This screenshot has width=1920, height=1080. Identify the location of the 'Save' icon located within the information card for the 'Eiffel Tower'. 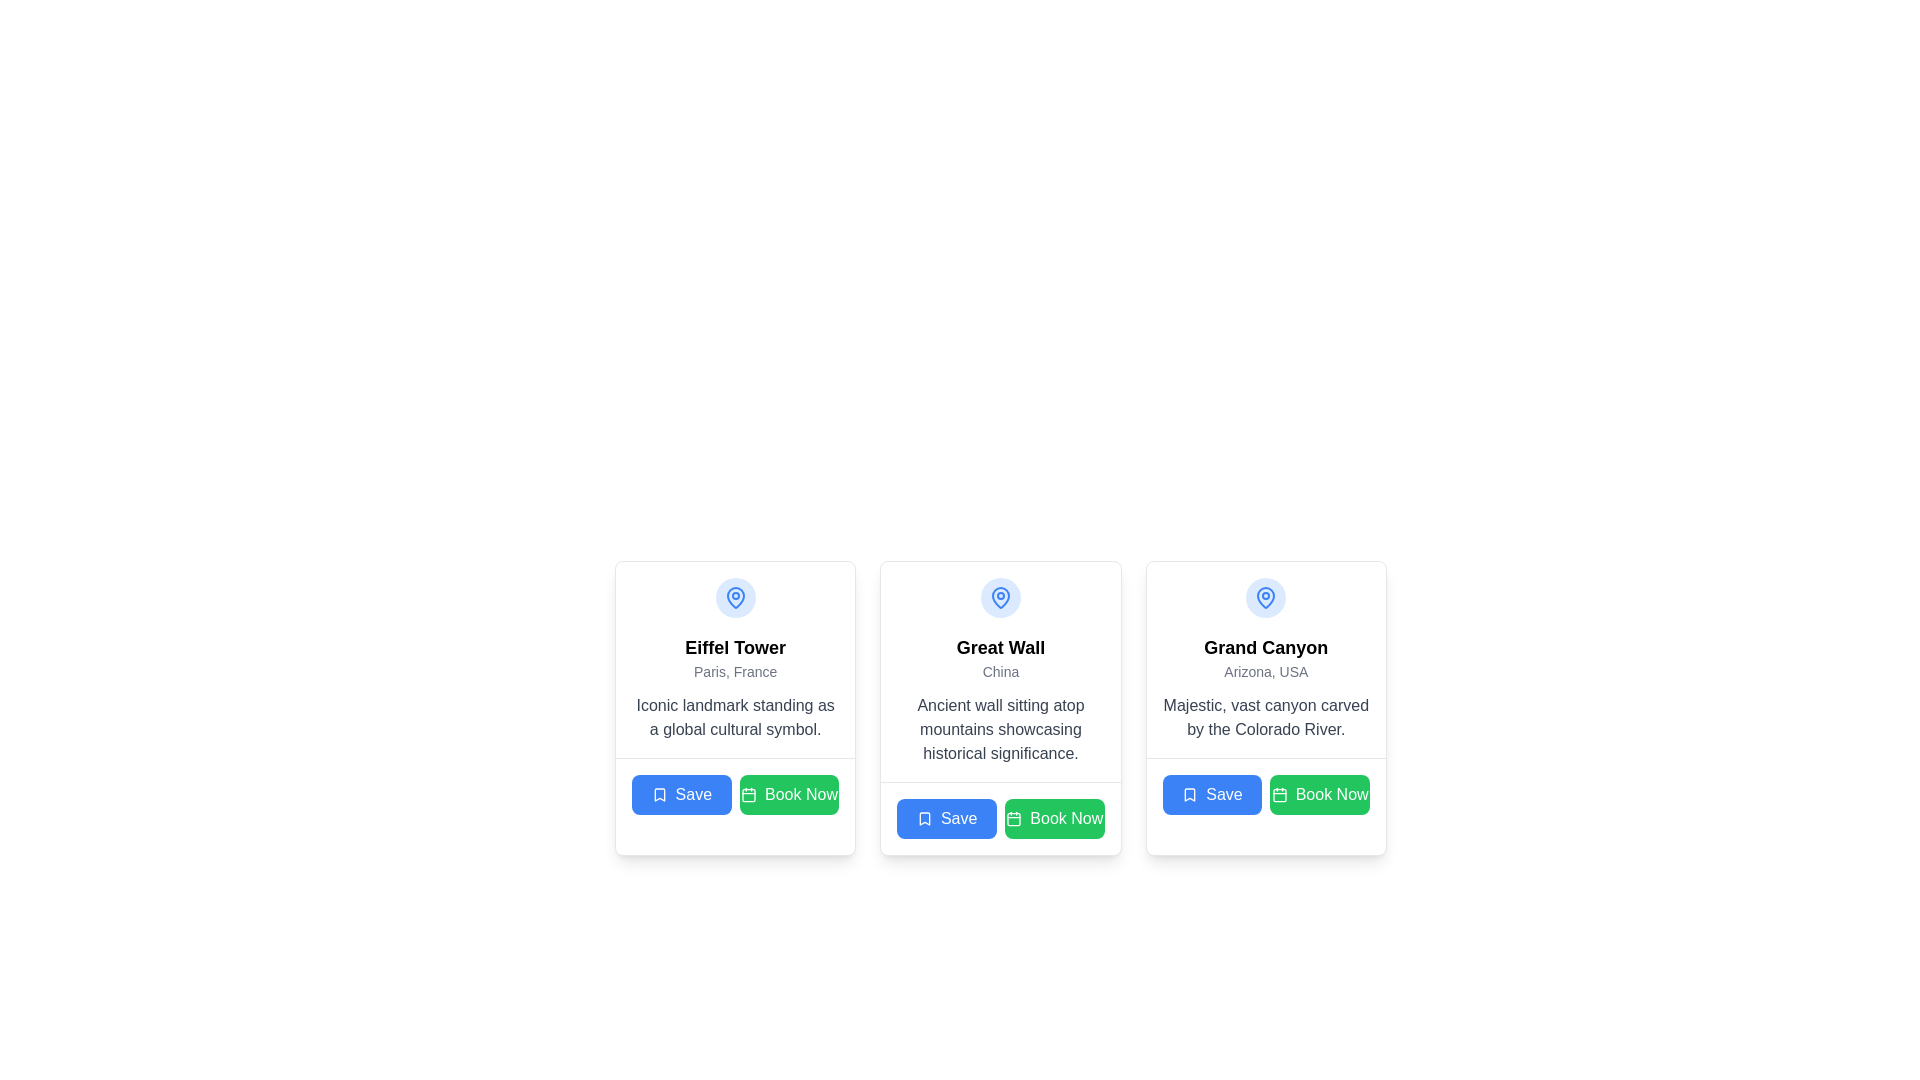
(659, 793).